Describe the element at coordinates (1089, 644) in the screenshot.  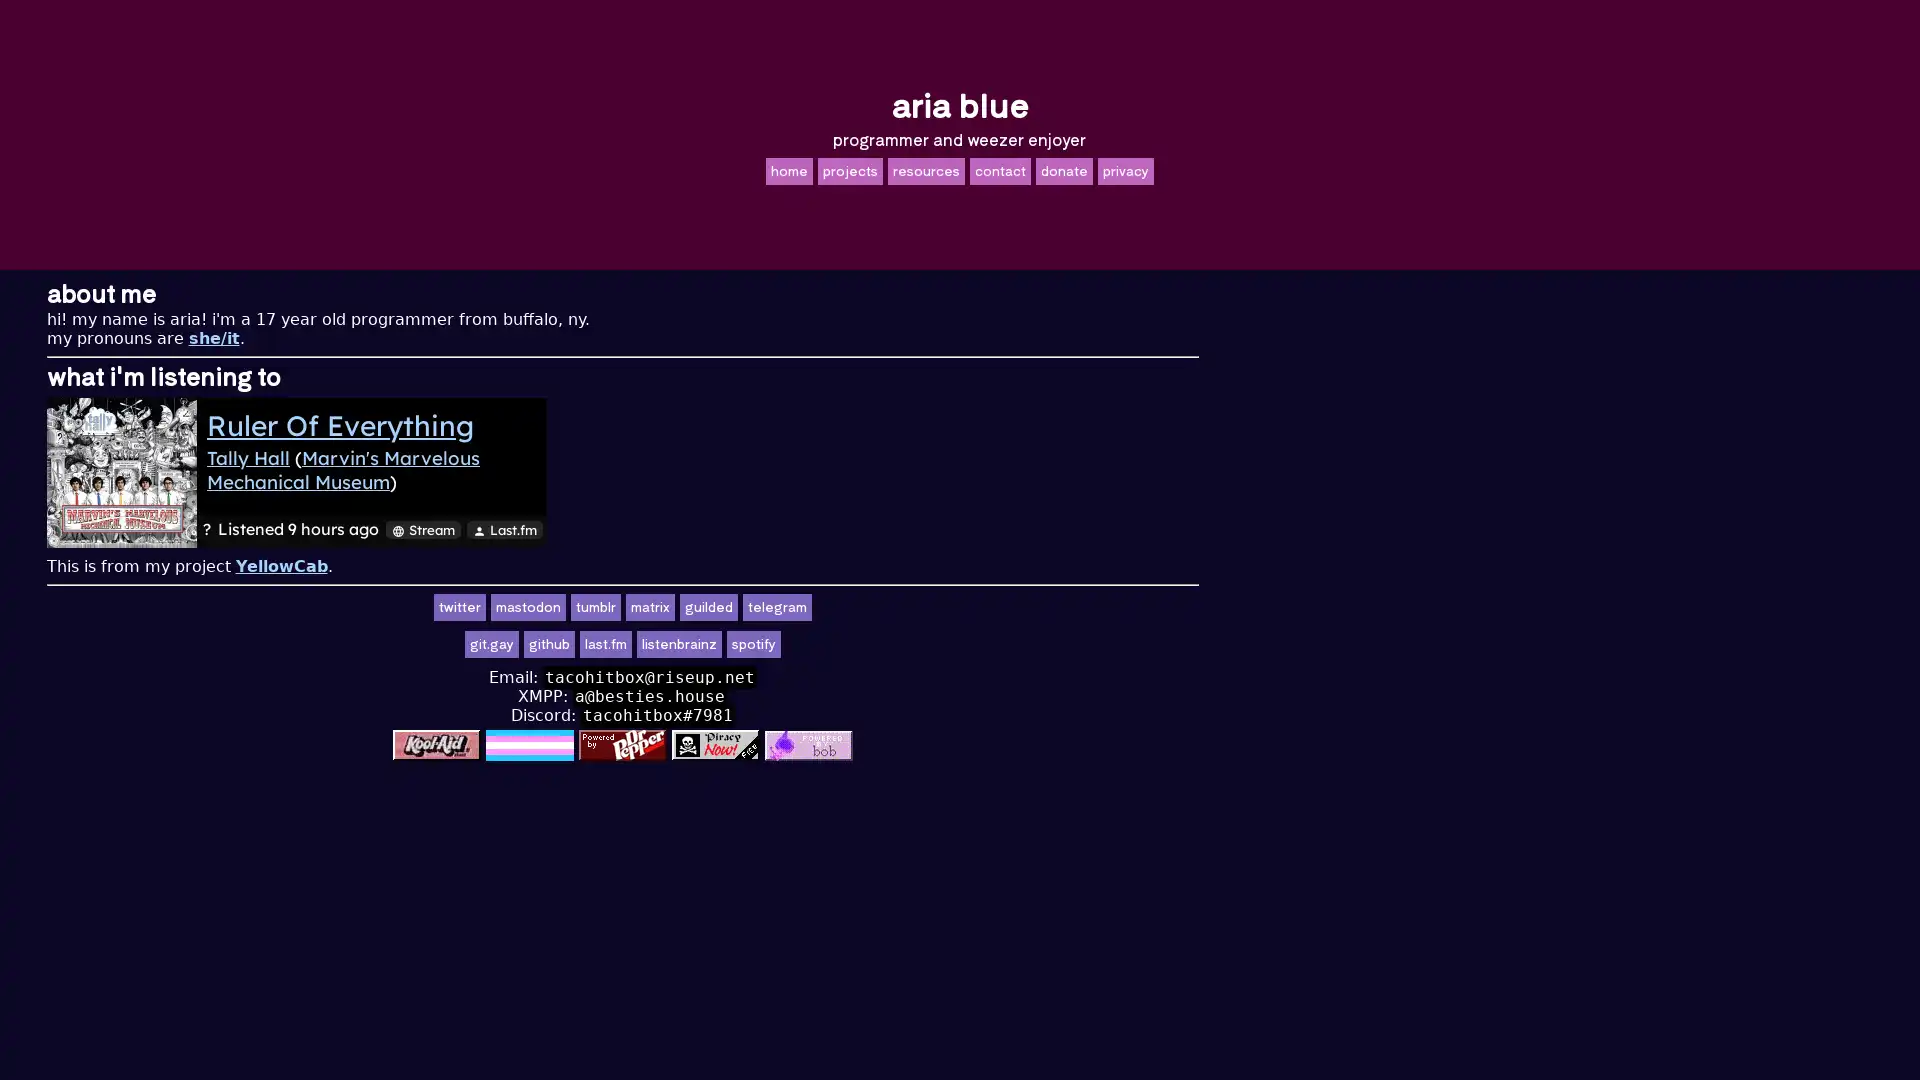
I see `spotify` at that location.